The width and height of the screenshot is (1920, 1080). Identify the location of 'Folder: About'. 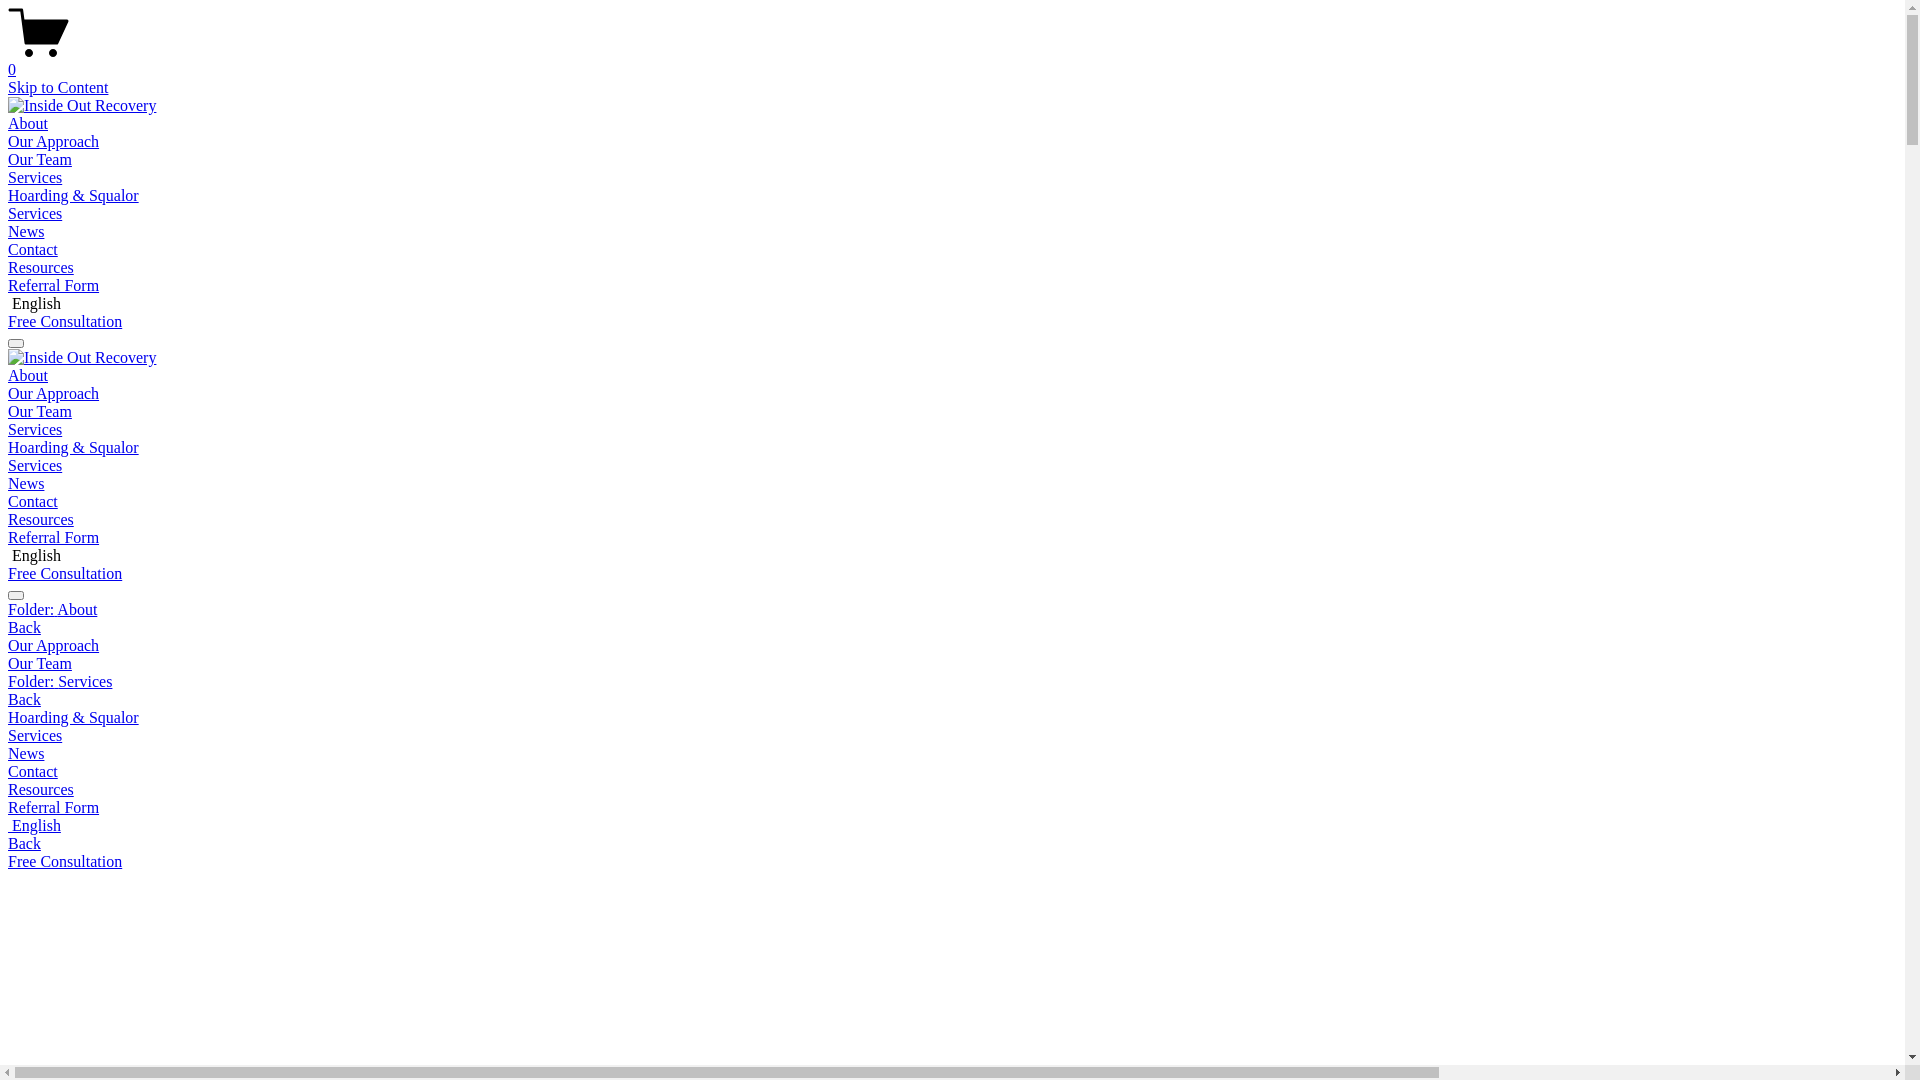
(8, 608).